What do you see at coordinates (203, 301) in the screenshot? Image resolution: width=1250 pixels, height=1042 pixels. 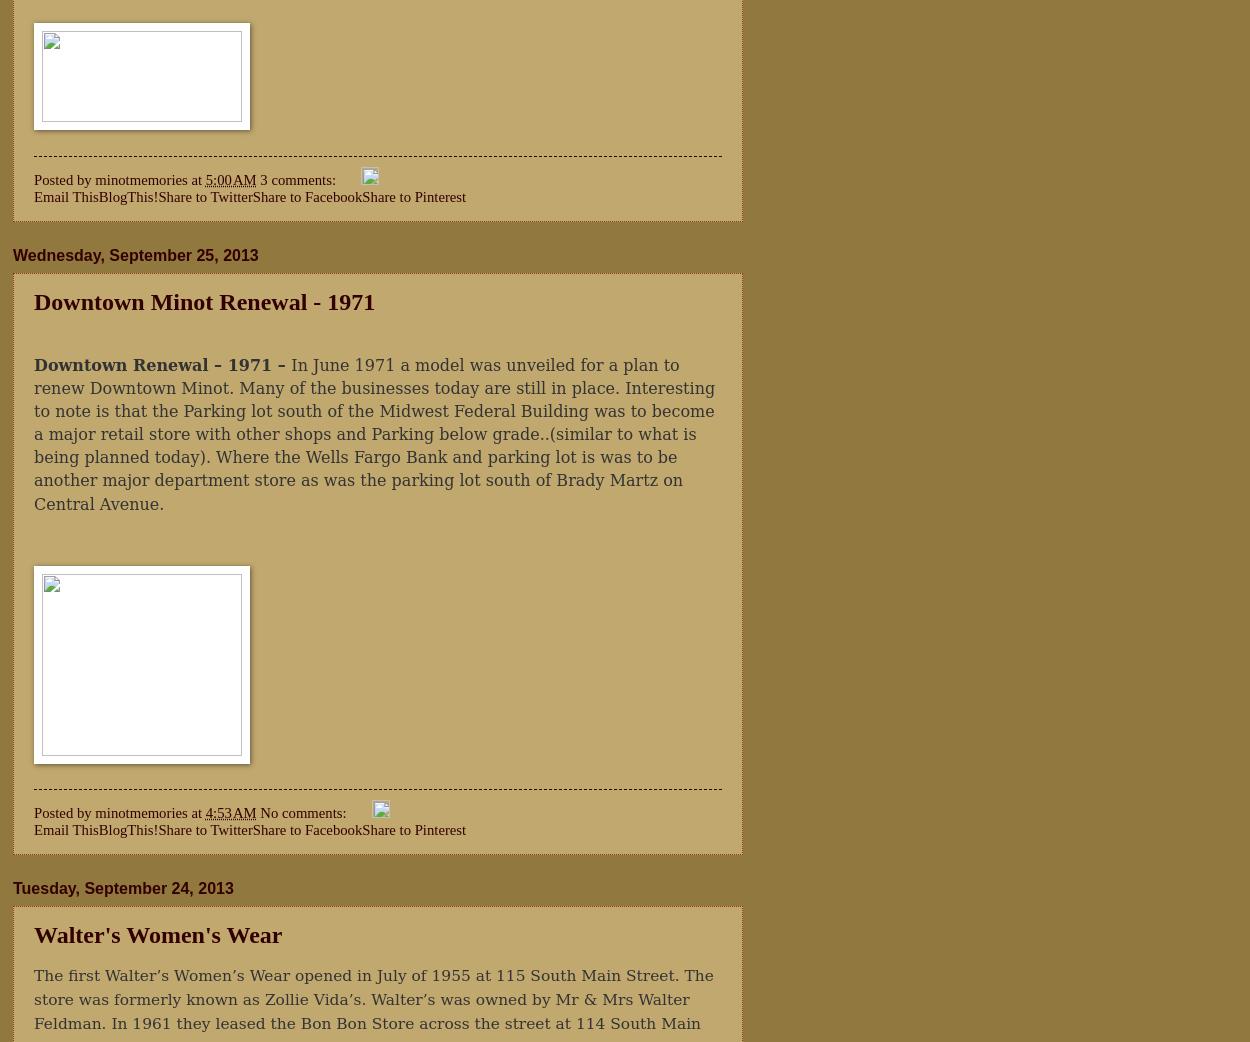 I see `'Downtown Minot Renewal - 1971'` at bounding box center [203, 301].